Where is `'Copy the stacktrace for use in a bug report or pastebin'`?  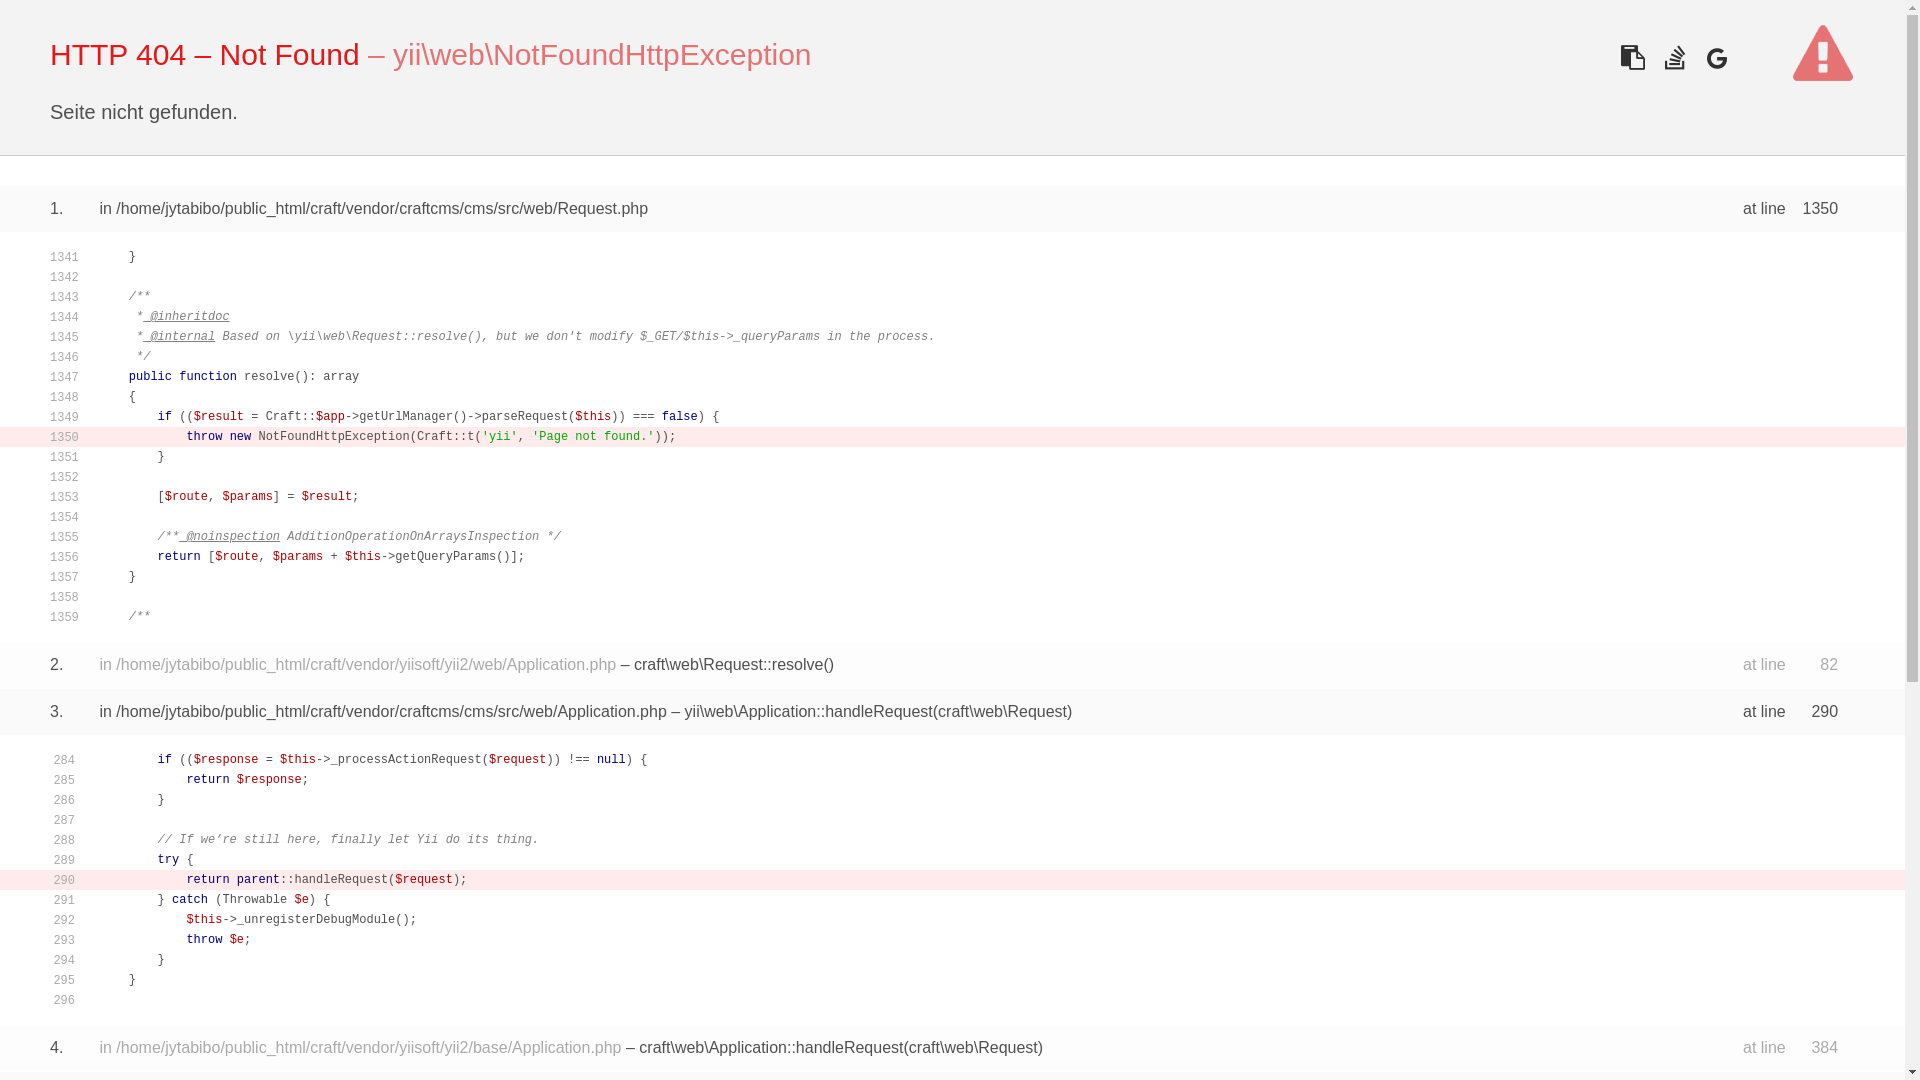
'Copy the stacktrace for use in a bug report or pastebin' is located at coordinates (1632, 56).